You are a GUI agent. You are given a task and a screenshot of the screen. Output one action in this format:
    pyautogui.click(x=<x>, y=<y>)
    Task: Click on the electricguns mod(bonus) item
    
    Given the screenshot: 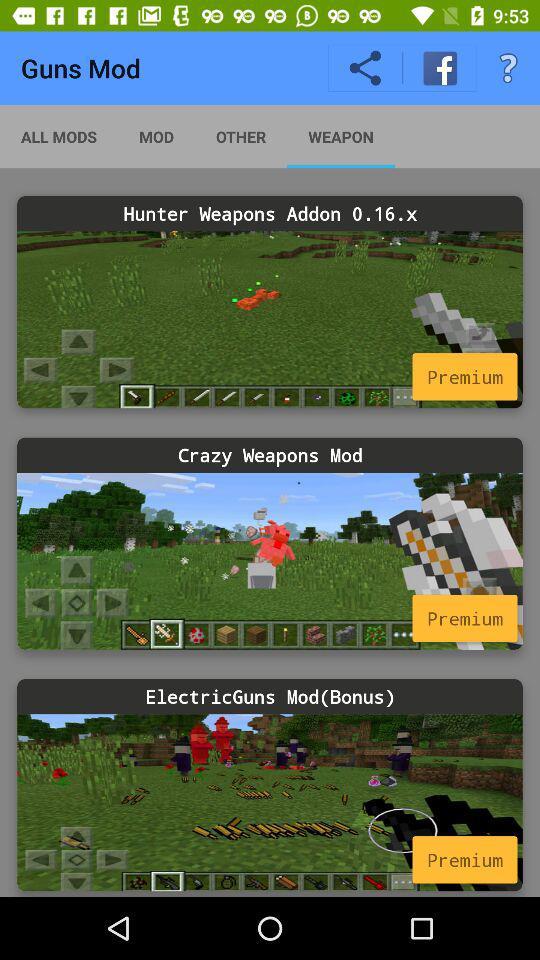 What is the action you would take?
    pyautogui.click(x=270, y=696)
    